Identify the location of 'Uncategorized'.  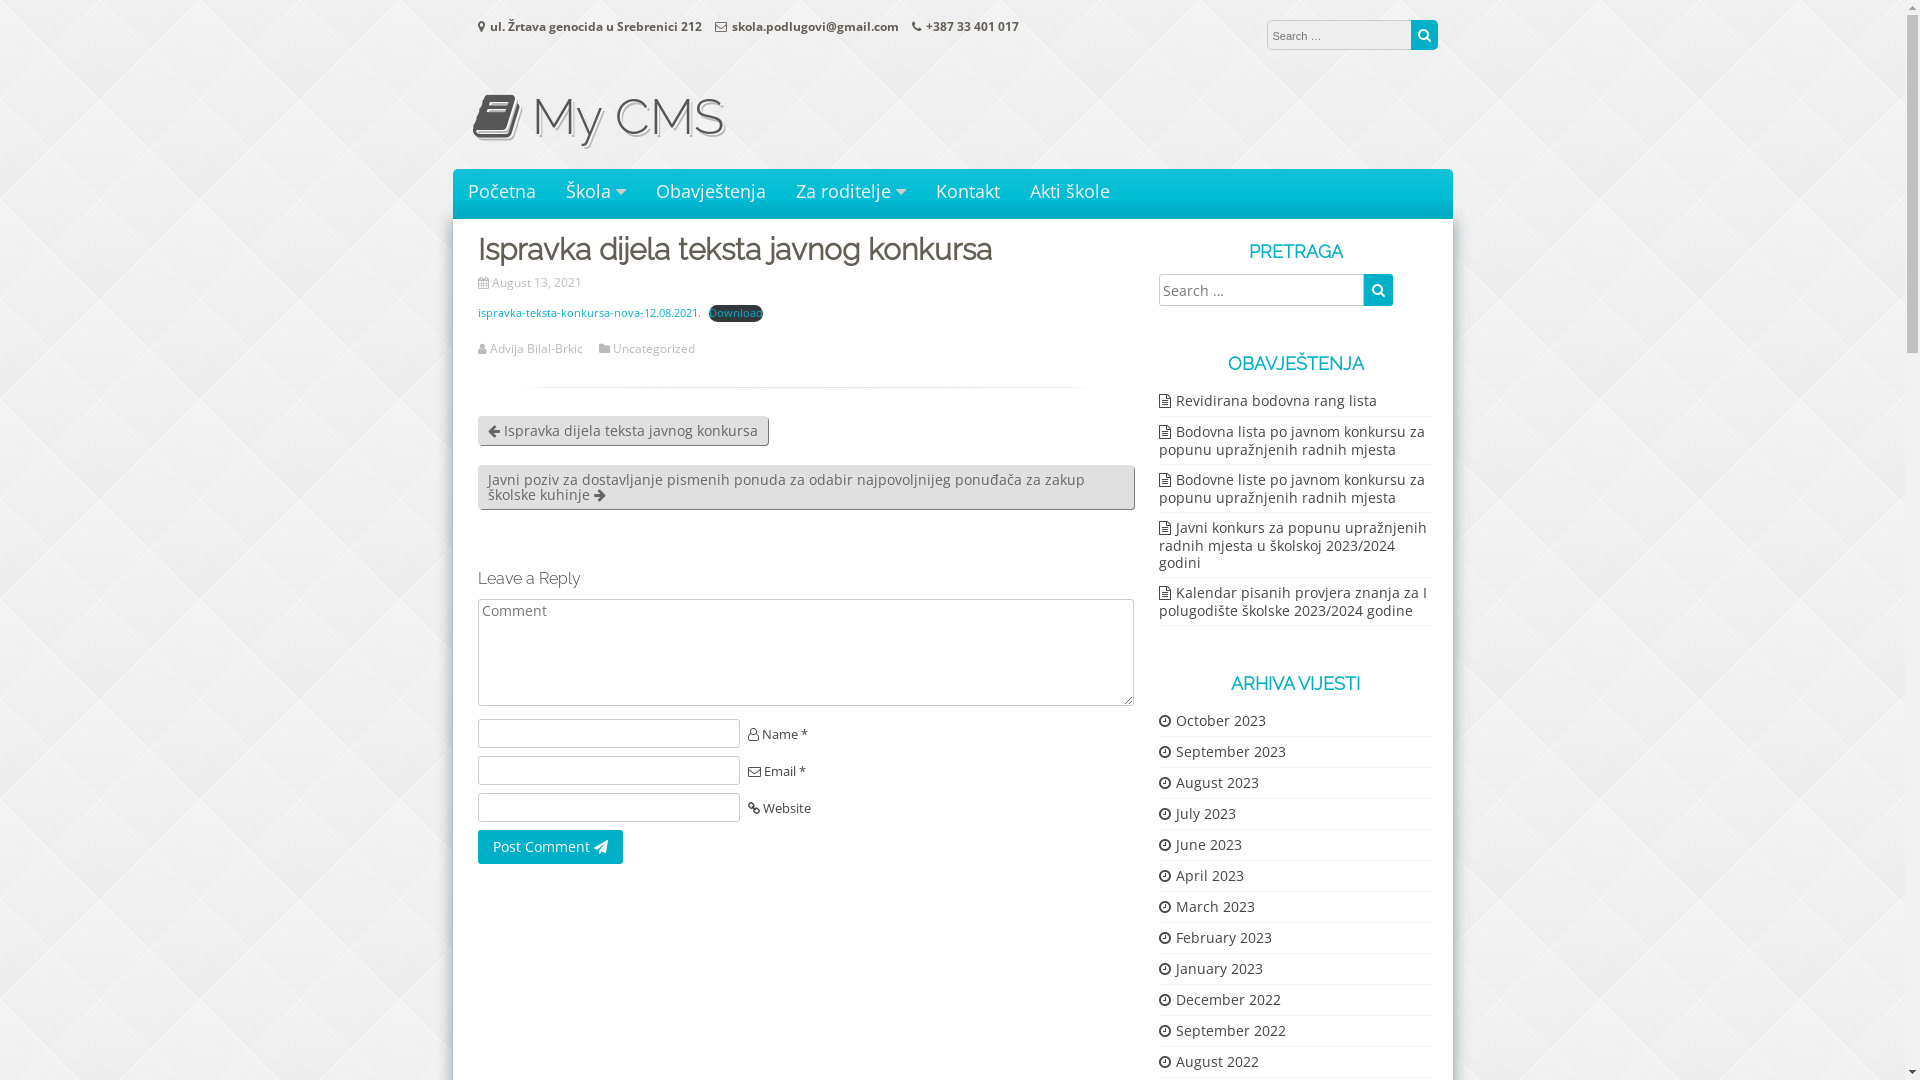
(654, 347).